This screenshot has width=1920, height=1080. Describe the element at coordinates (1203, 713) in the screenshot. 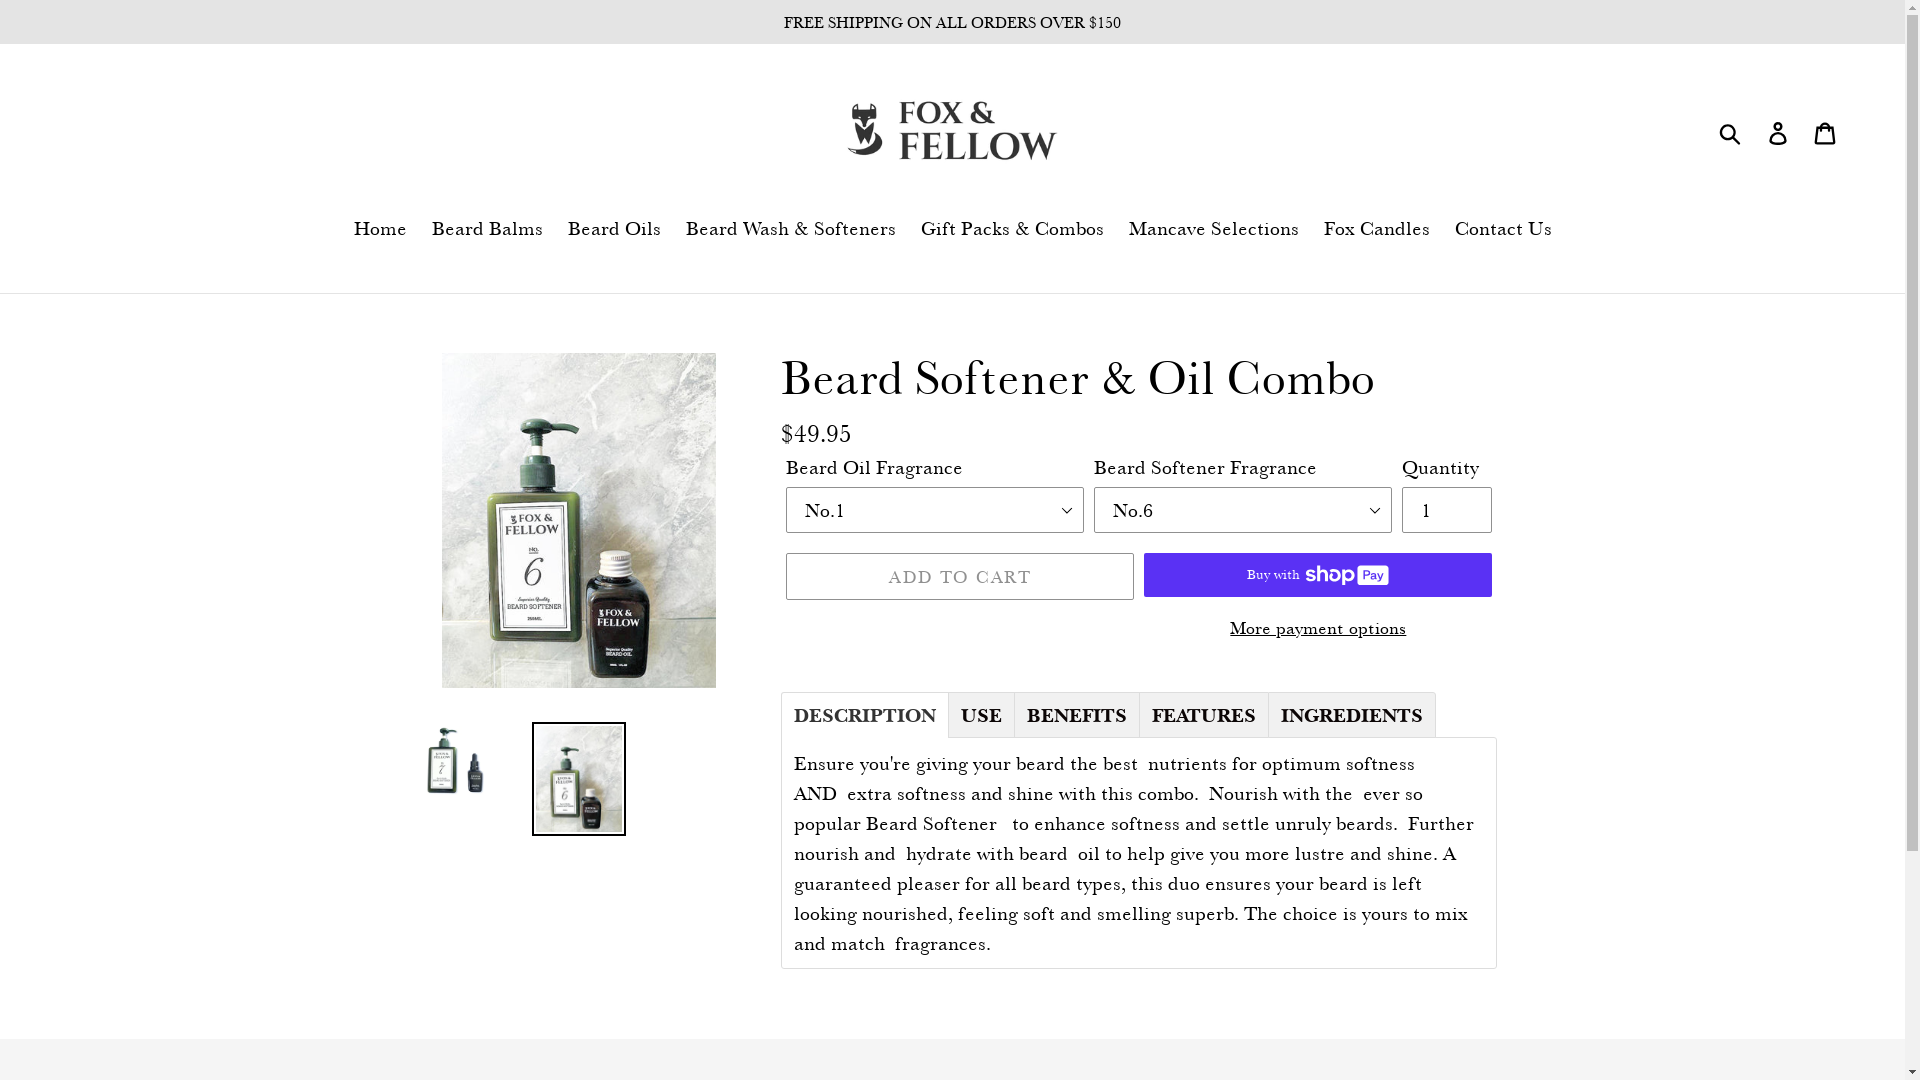

I see `'FEATURES'` at that location.